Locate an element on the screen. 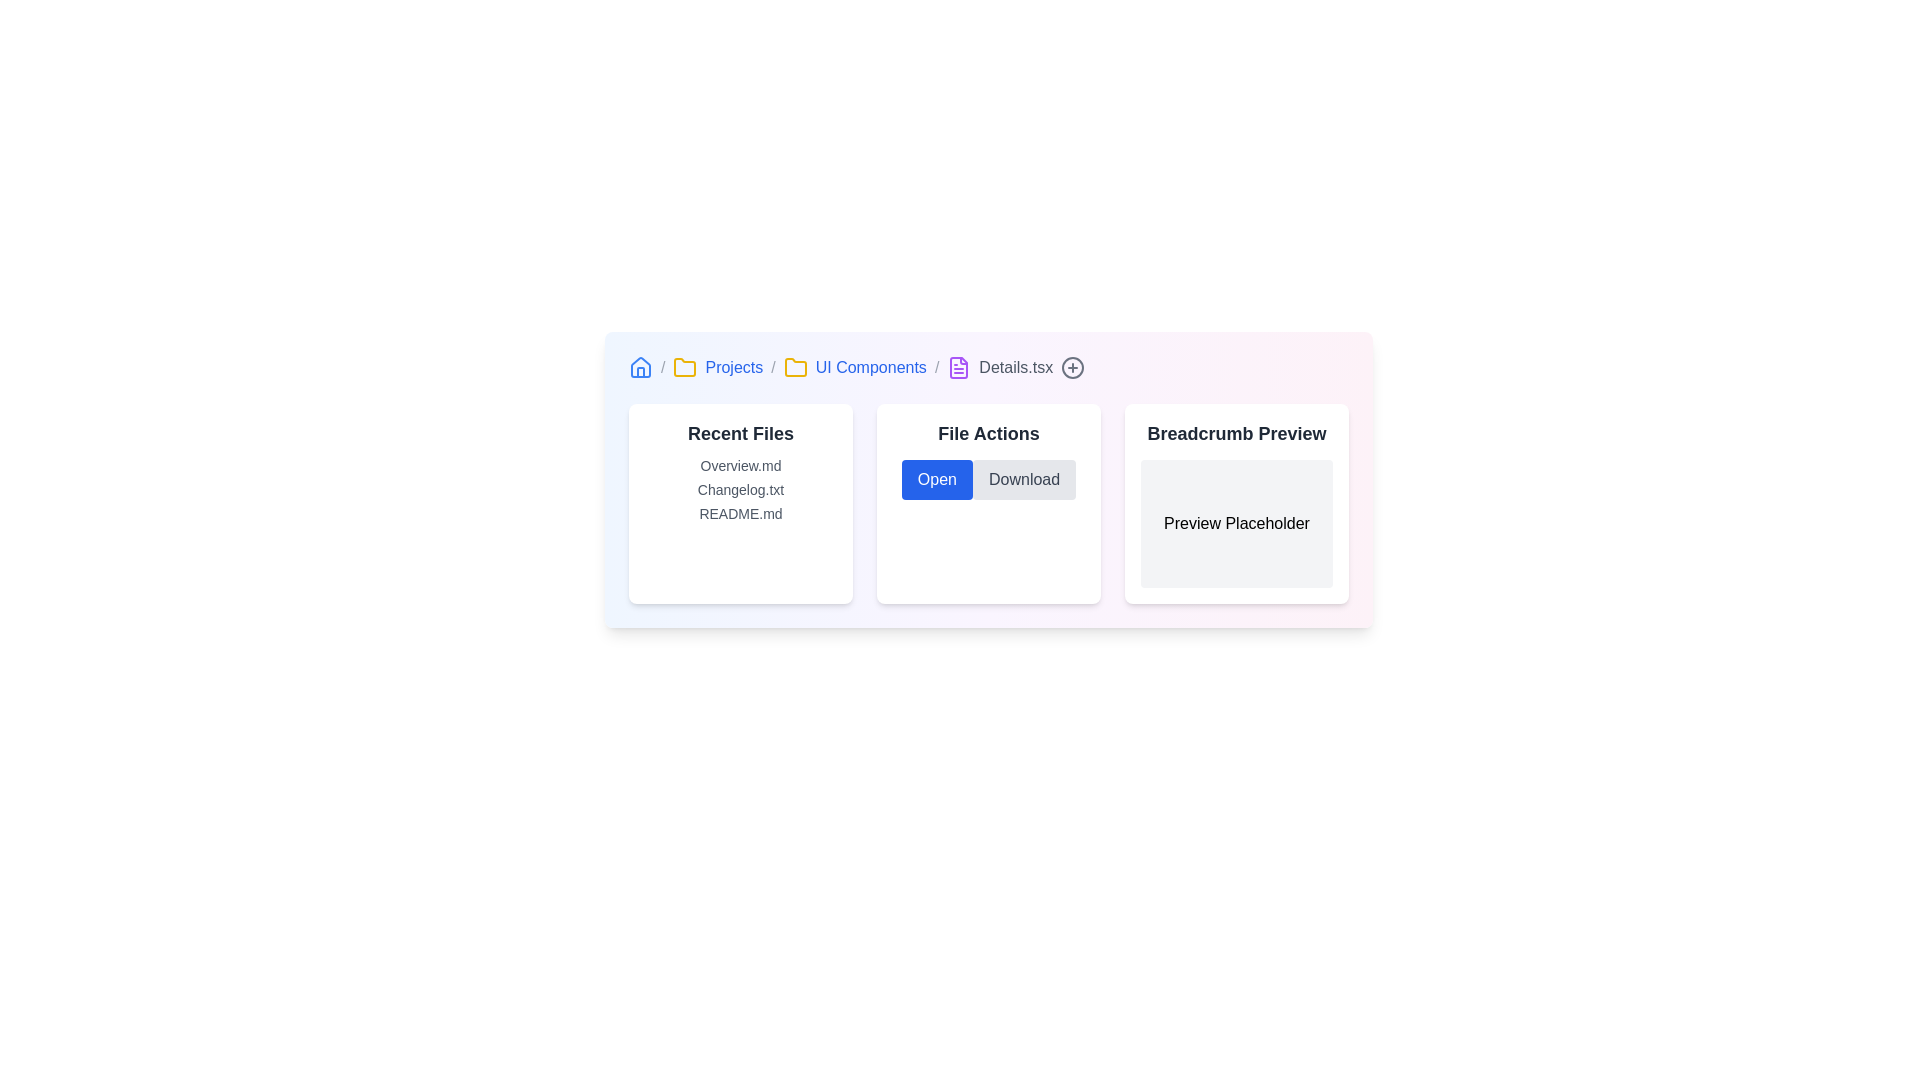  file names listed in the 'Recent Files' card, which has a white background and rounded corners, and contains the titles 'Overview.md', 'Changelog.txt', and 'README.md' is located at coordinates (739, 503).